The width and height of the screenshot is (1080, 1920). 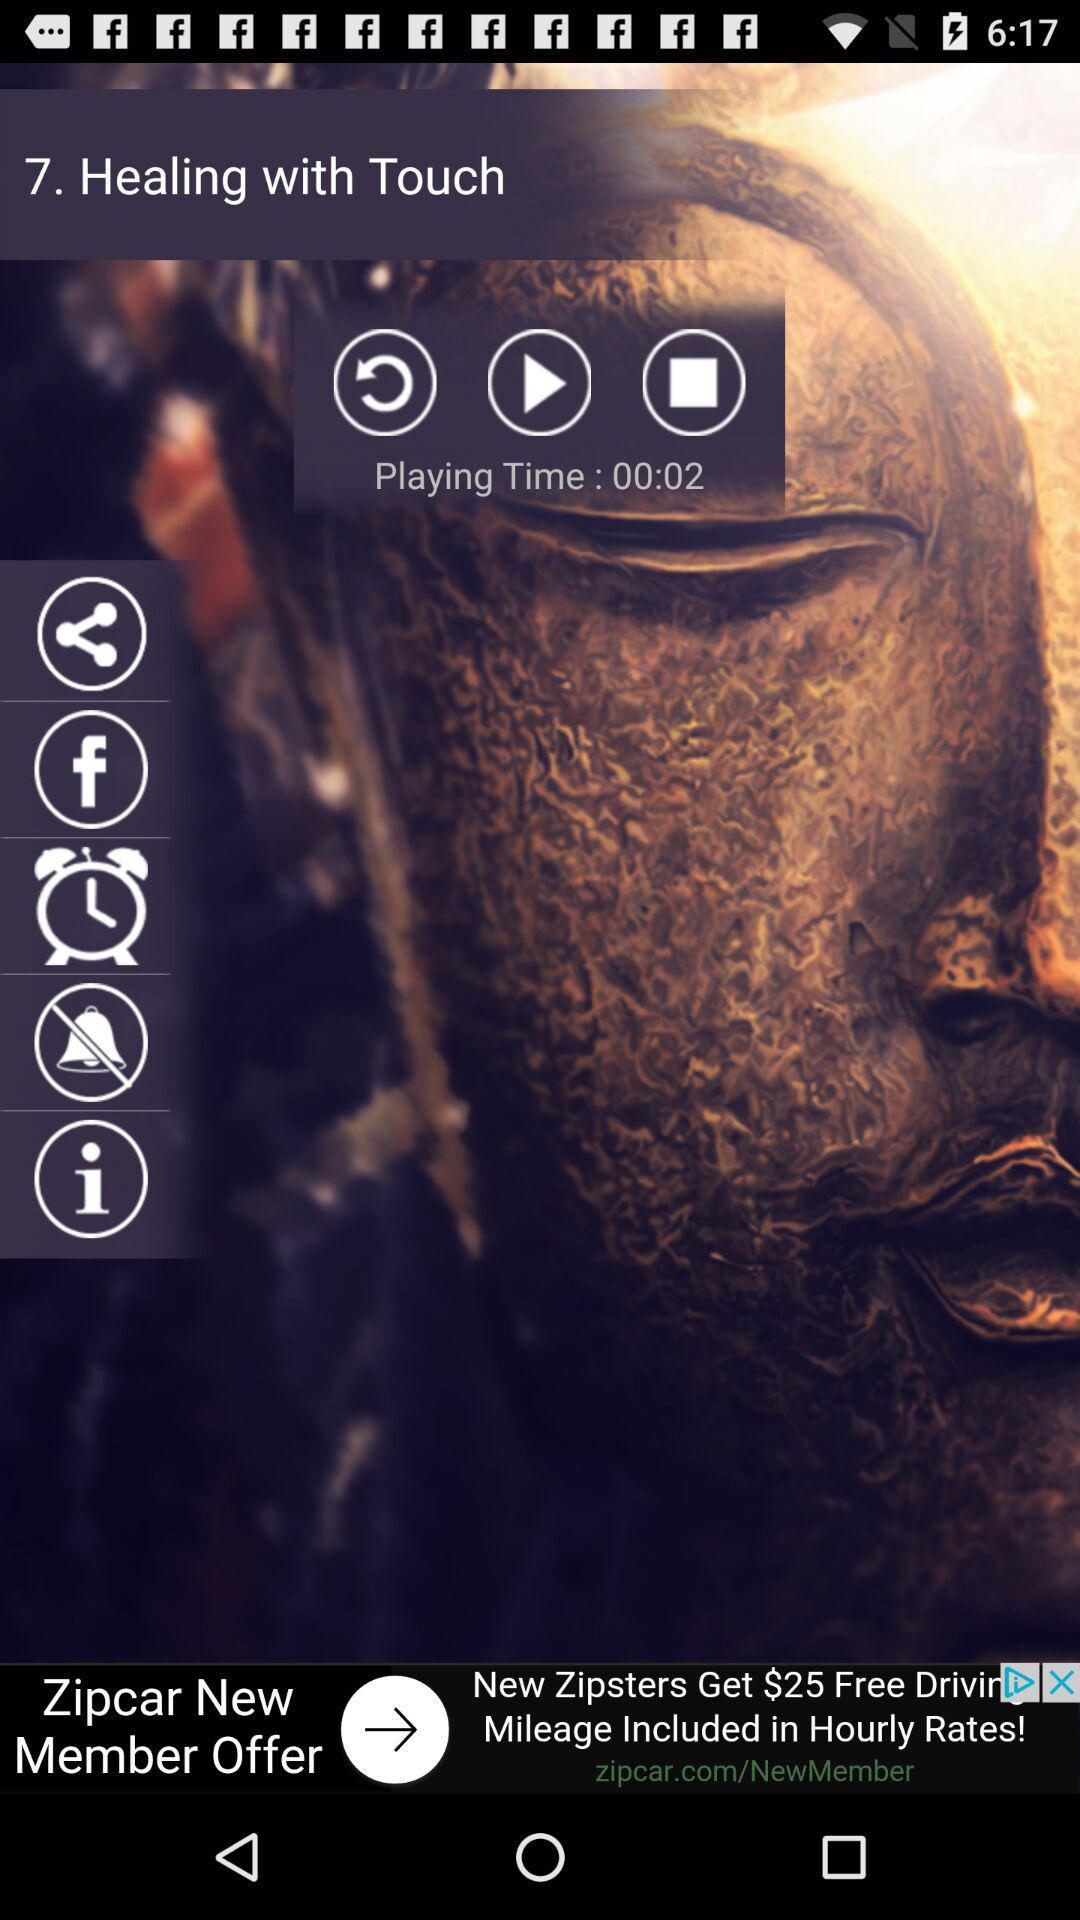 I want to click on mute the alarm, so click(x=91, y=1041).